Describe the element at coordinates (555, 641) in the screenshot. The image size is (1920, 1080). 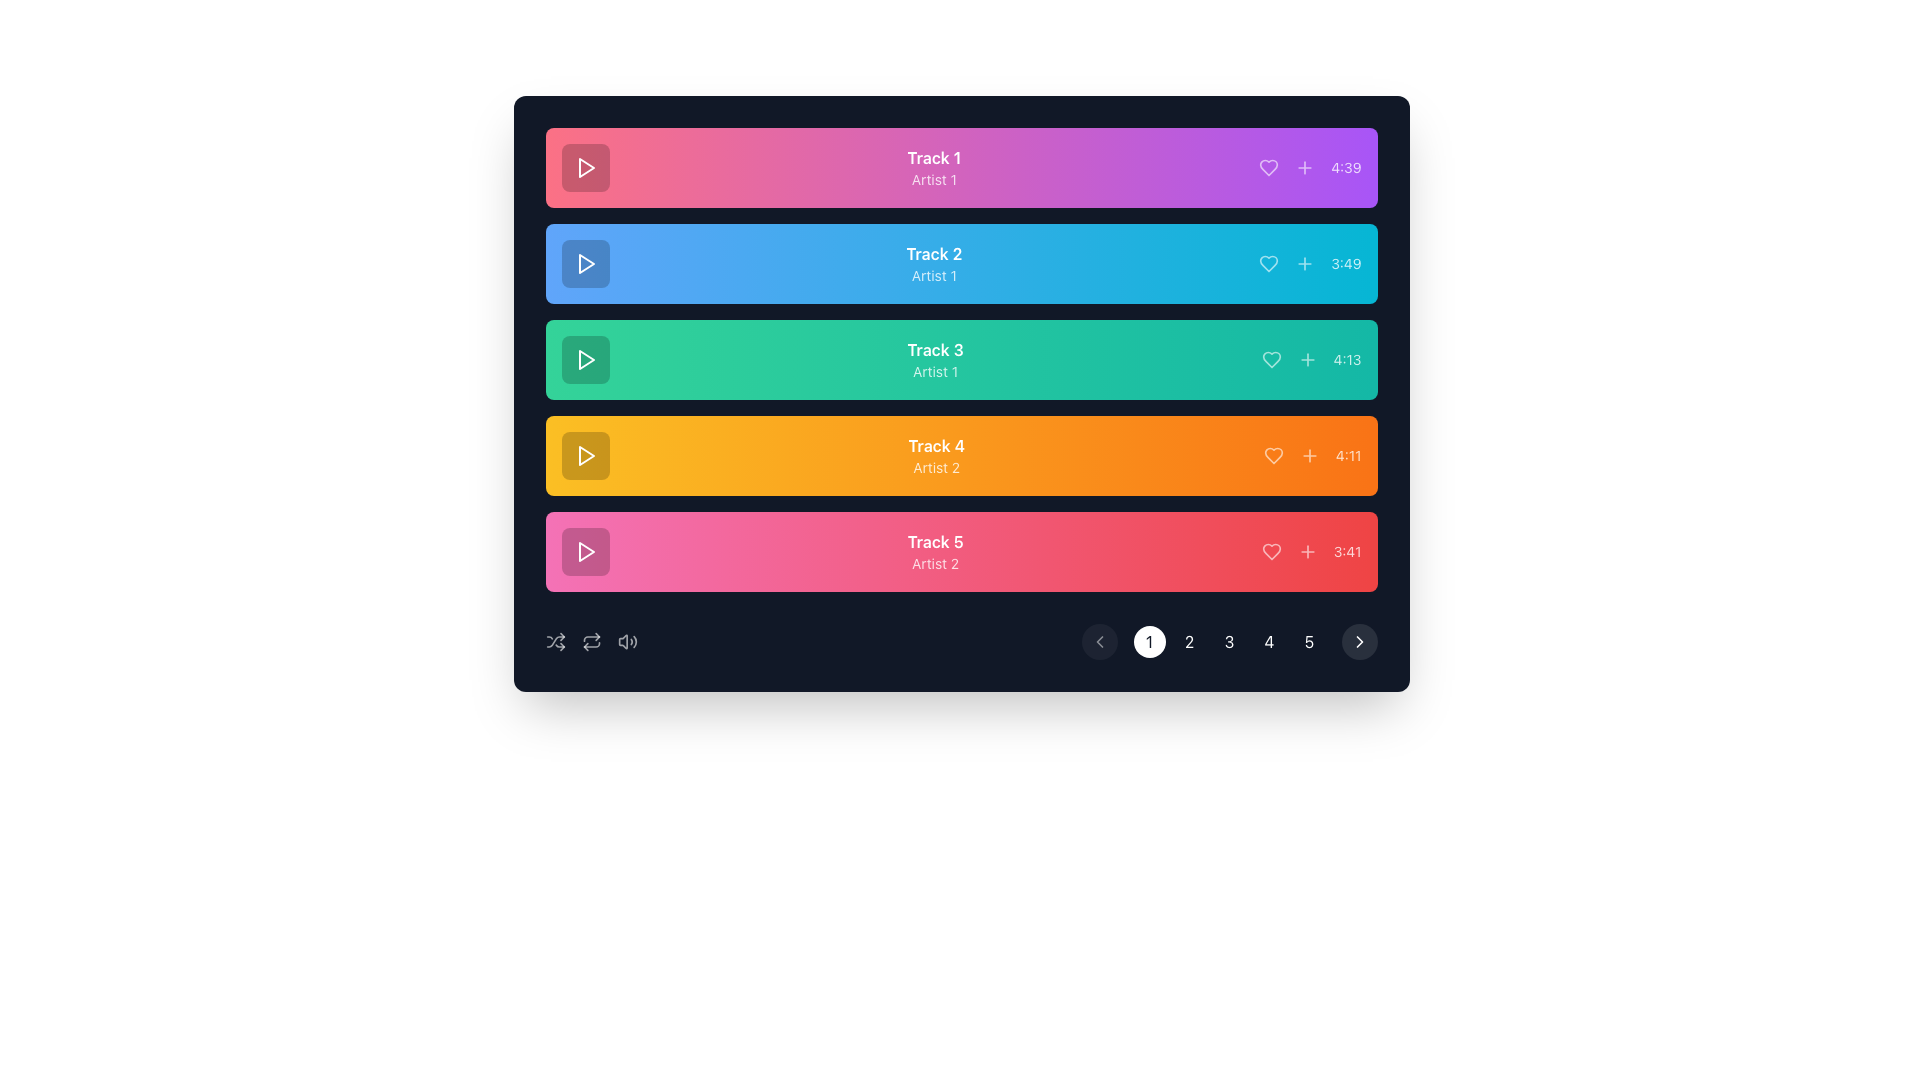
I see `the shuffle button, which is represented by an icon of intersecting arrows located in the bottom left corner of the control panel` at that location.